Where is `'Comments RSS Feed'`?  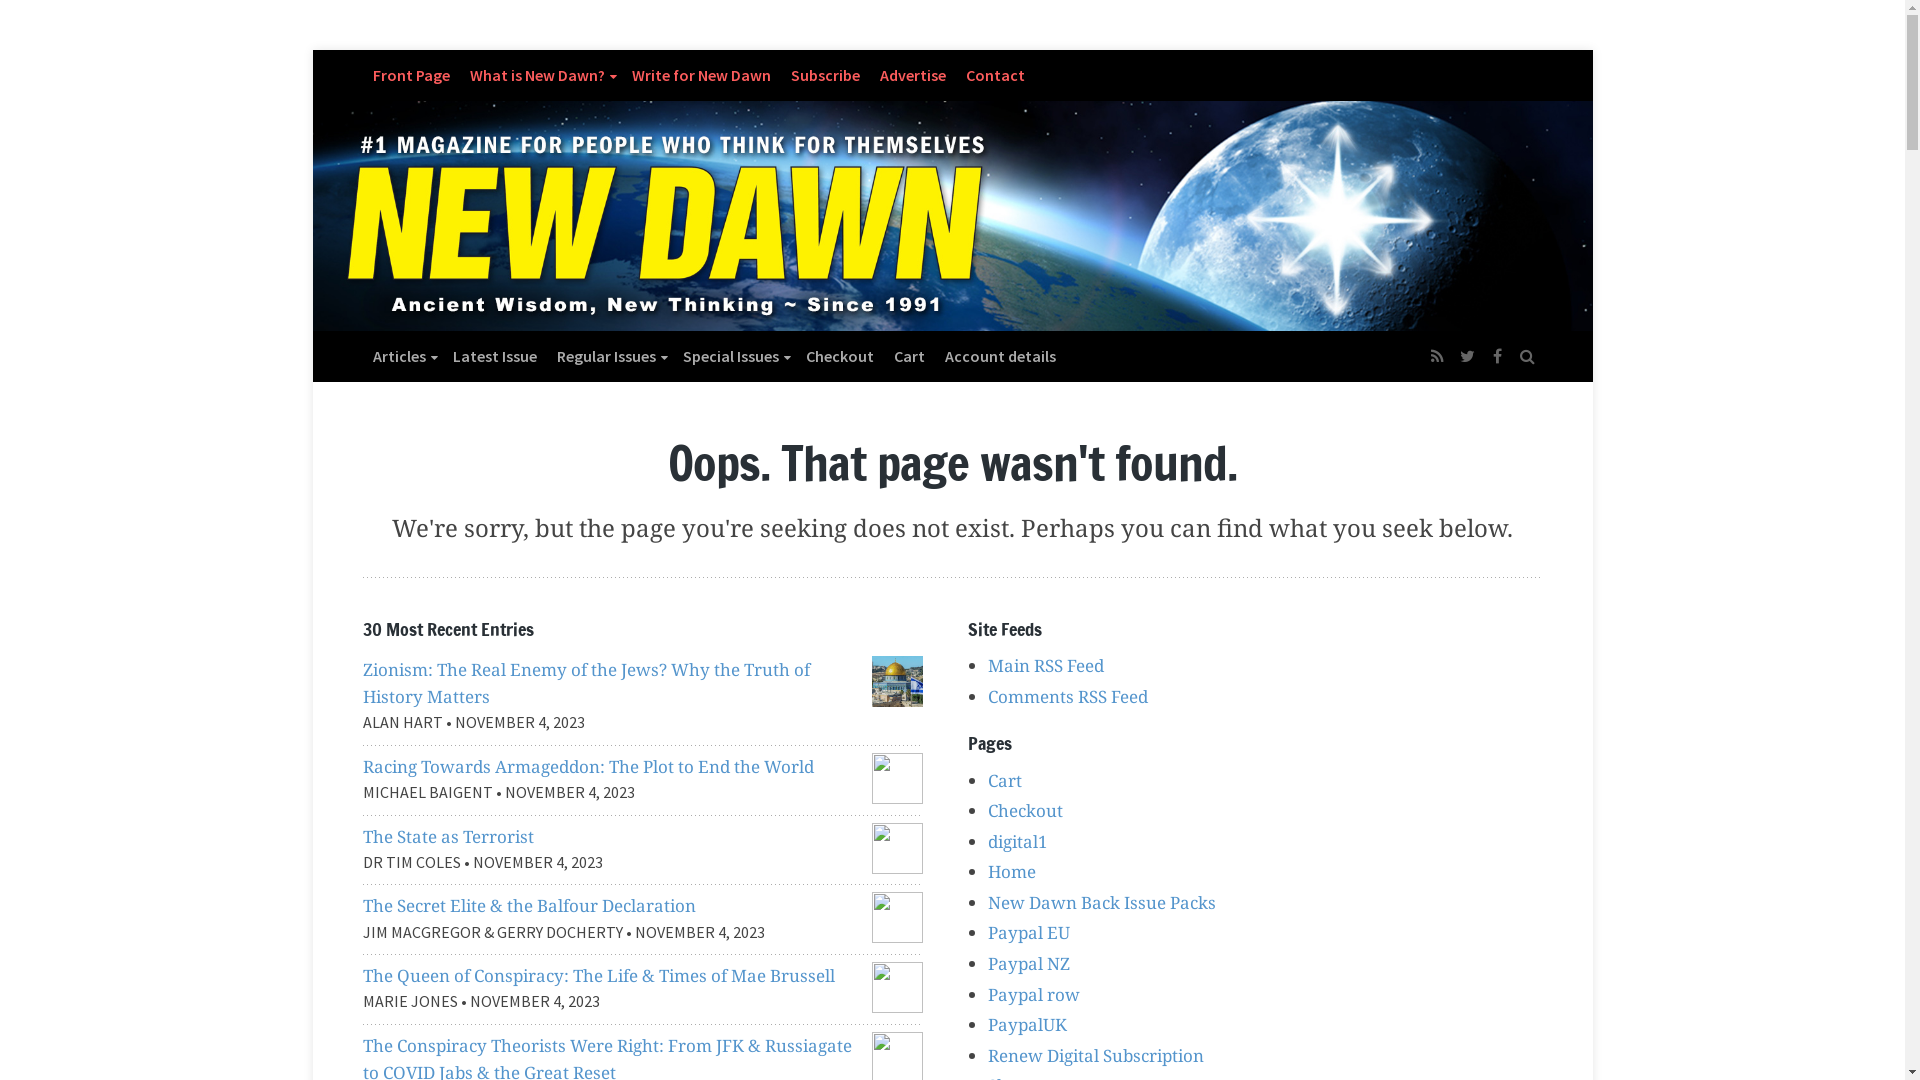
'Comments RSS Feed' is located at coordinates (1066, 695).